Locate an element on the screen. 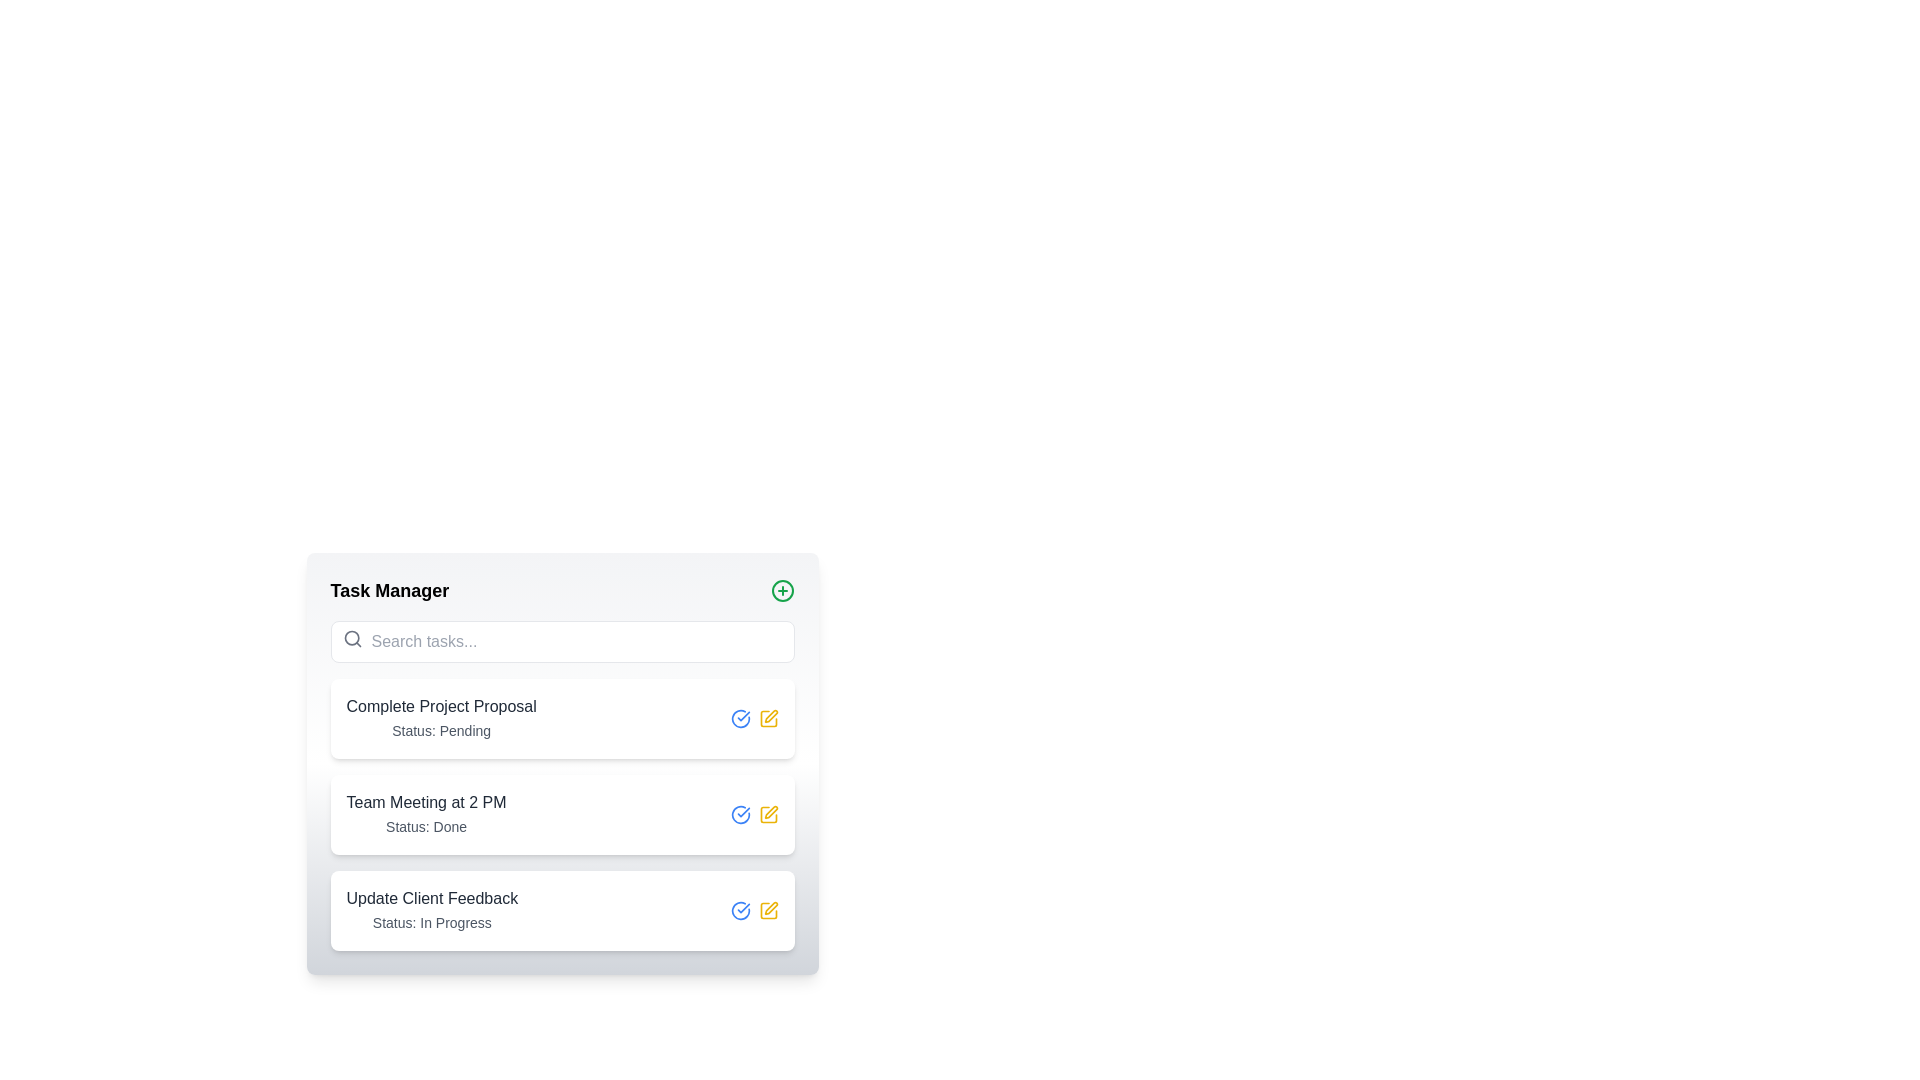 This screenshot has height=1080, width=1920. within the interface of the Icon group containing a blue checkmark icon and a yellow pencil icon, located in the 'Complete Project Proposal' task card is located at coordinates (753, 717).